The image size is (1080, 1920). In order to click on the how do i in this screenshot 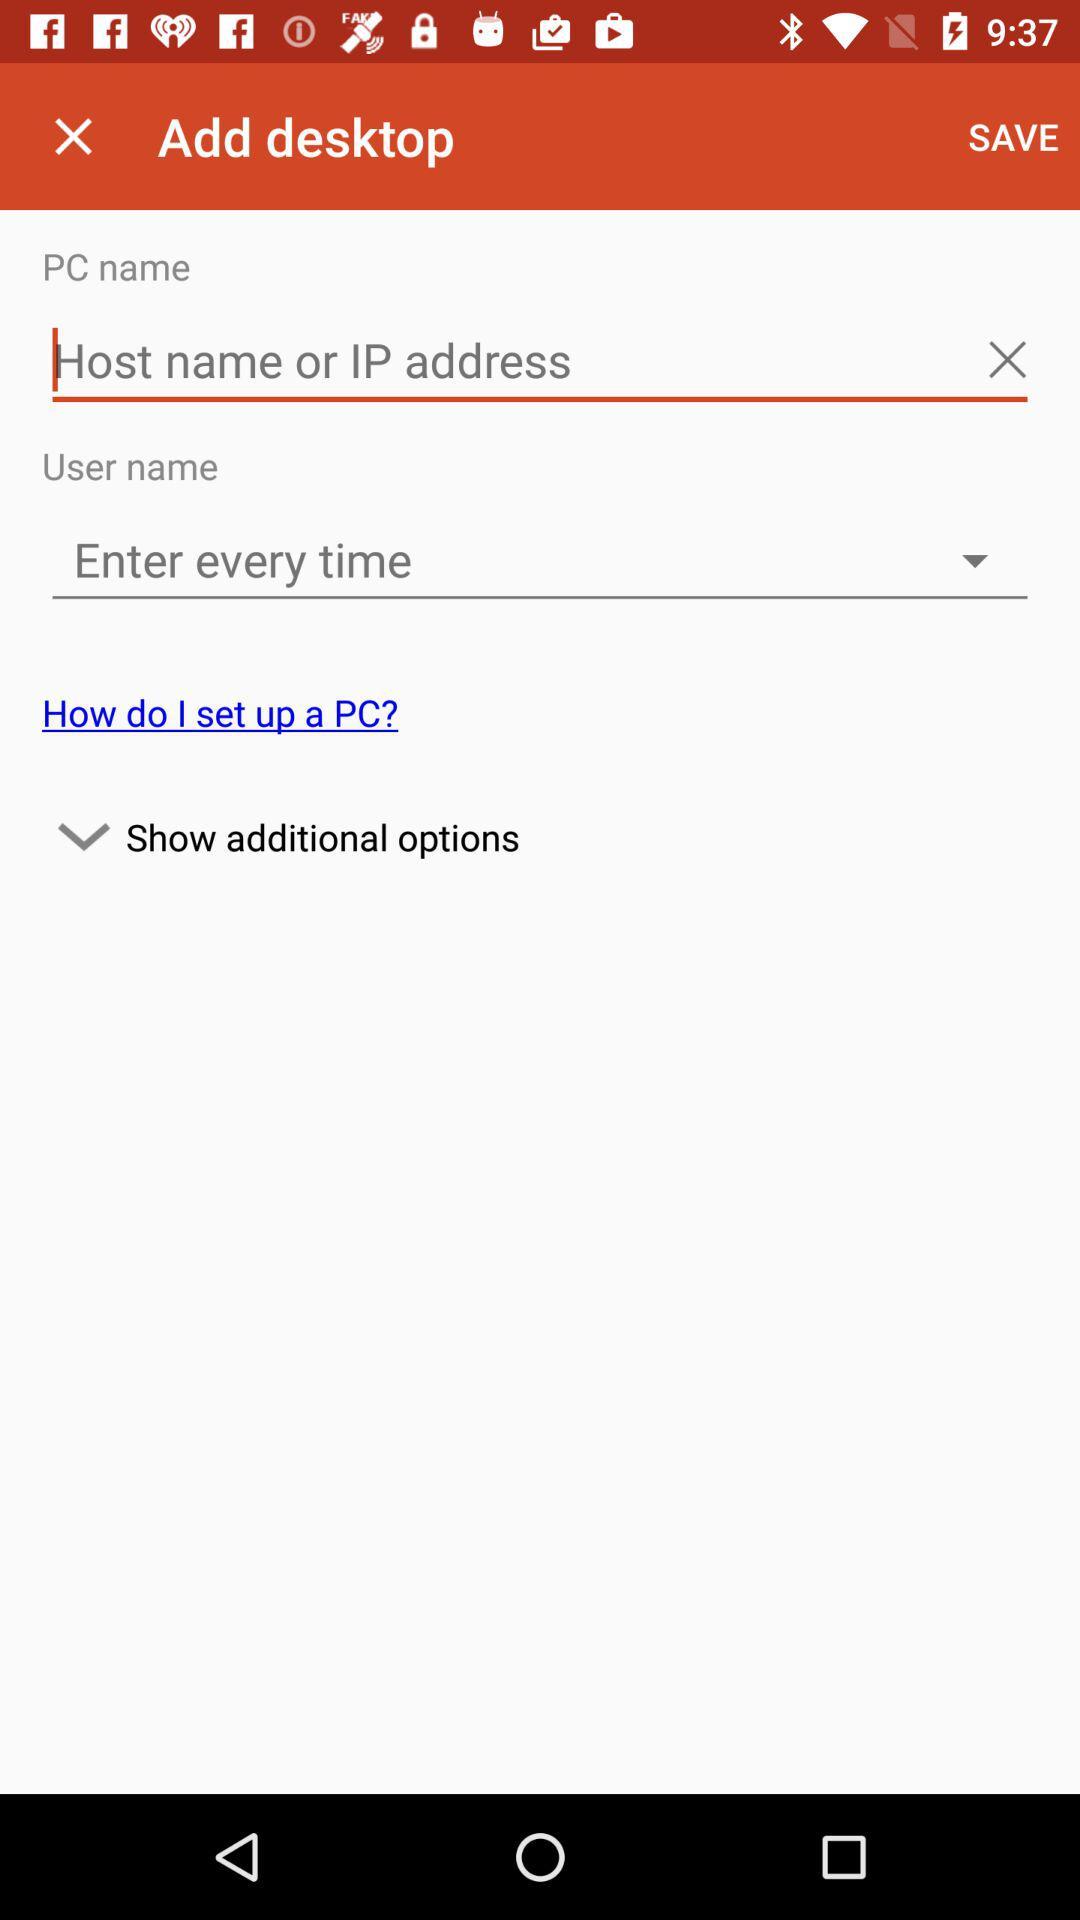, I will do `click(220, 712)`.